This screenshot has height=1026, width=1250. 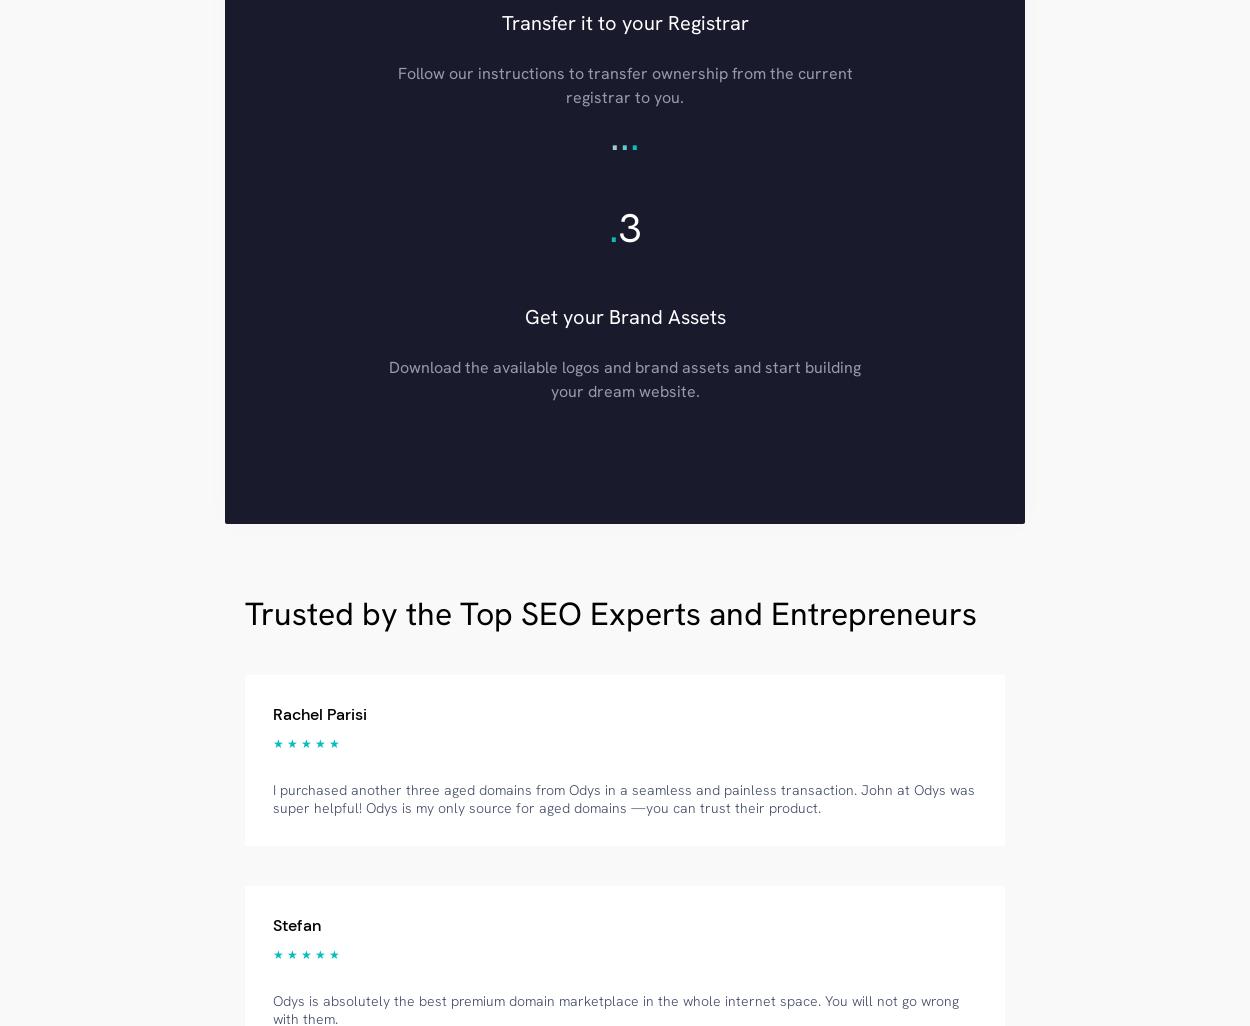 What do you see at coordinates (618, 226) in the screenshot?
I see `'3'` at bounding box center [618, 226].